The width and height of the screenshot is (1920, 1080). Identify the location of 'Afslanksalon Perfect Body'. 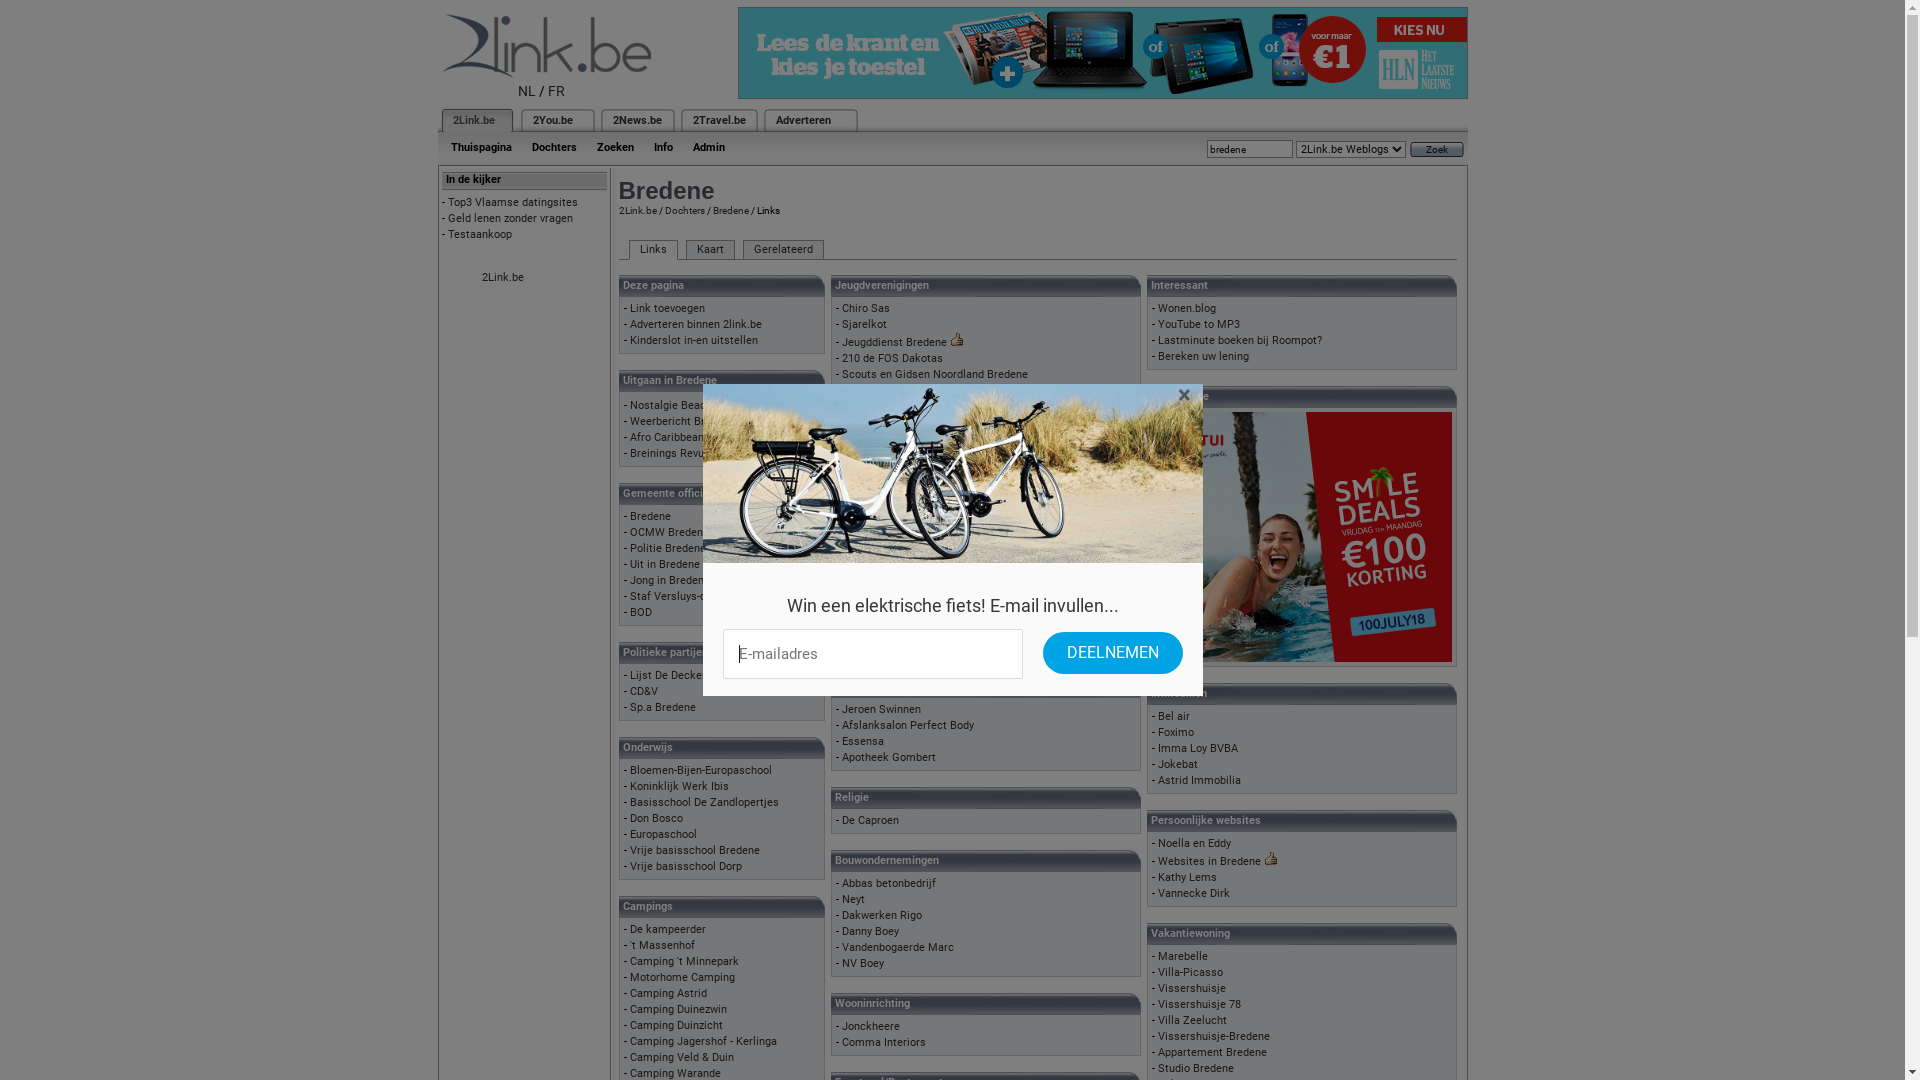
(906, 725).